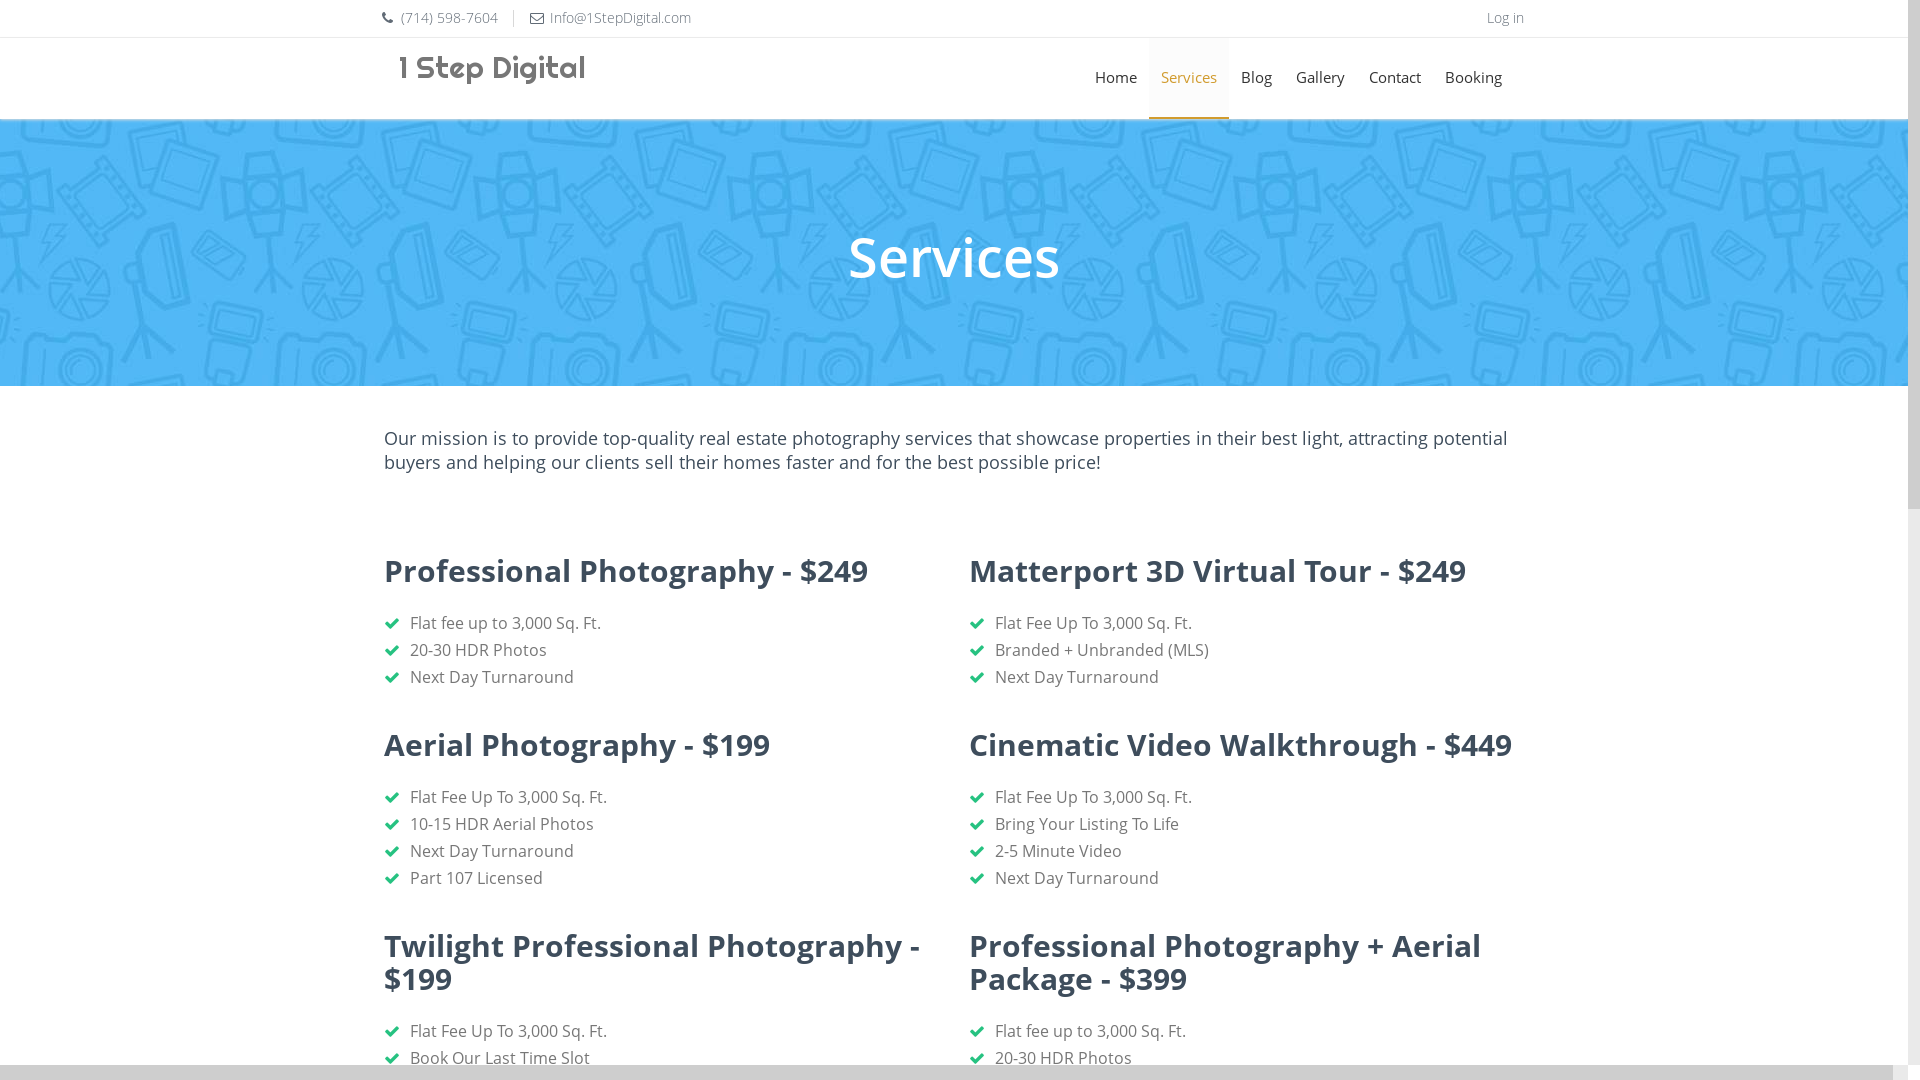 This screenshot has width=1920, height=1080. What do you see at coordinates (399, 17) in the screenshot?
I see `'(714) 598-7604'` at bounding box center [399, 17].